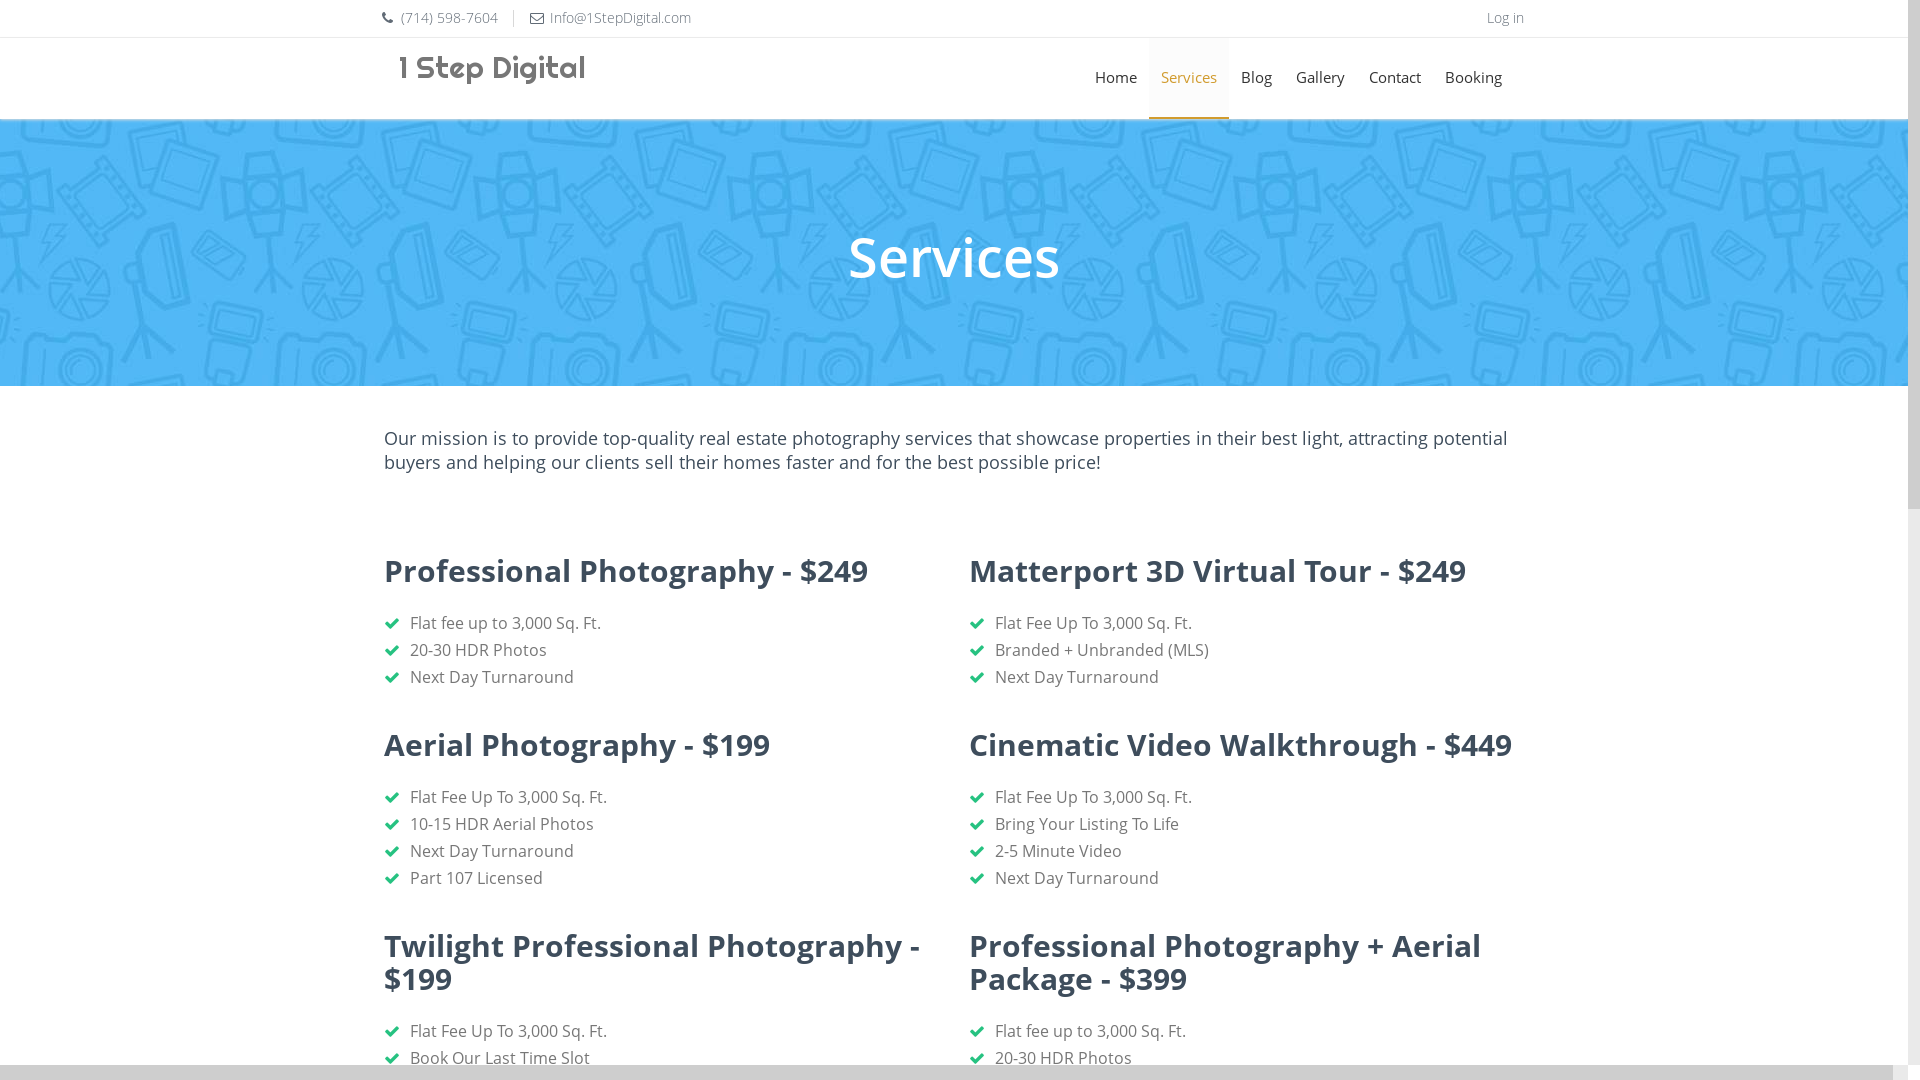 This screenshot has width=1920, height=1080. What do you see at coordinates (399, 17) in the screenshot?
I see `'(714) 598-7604'` at bounding box center [399, 17].